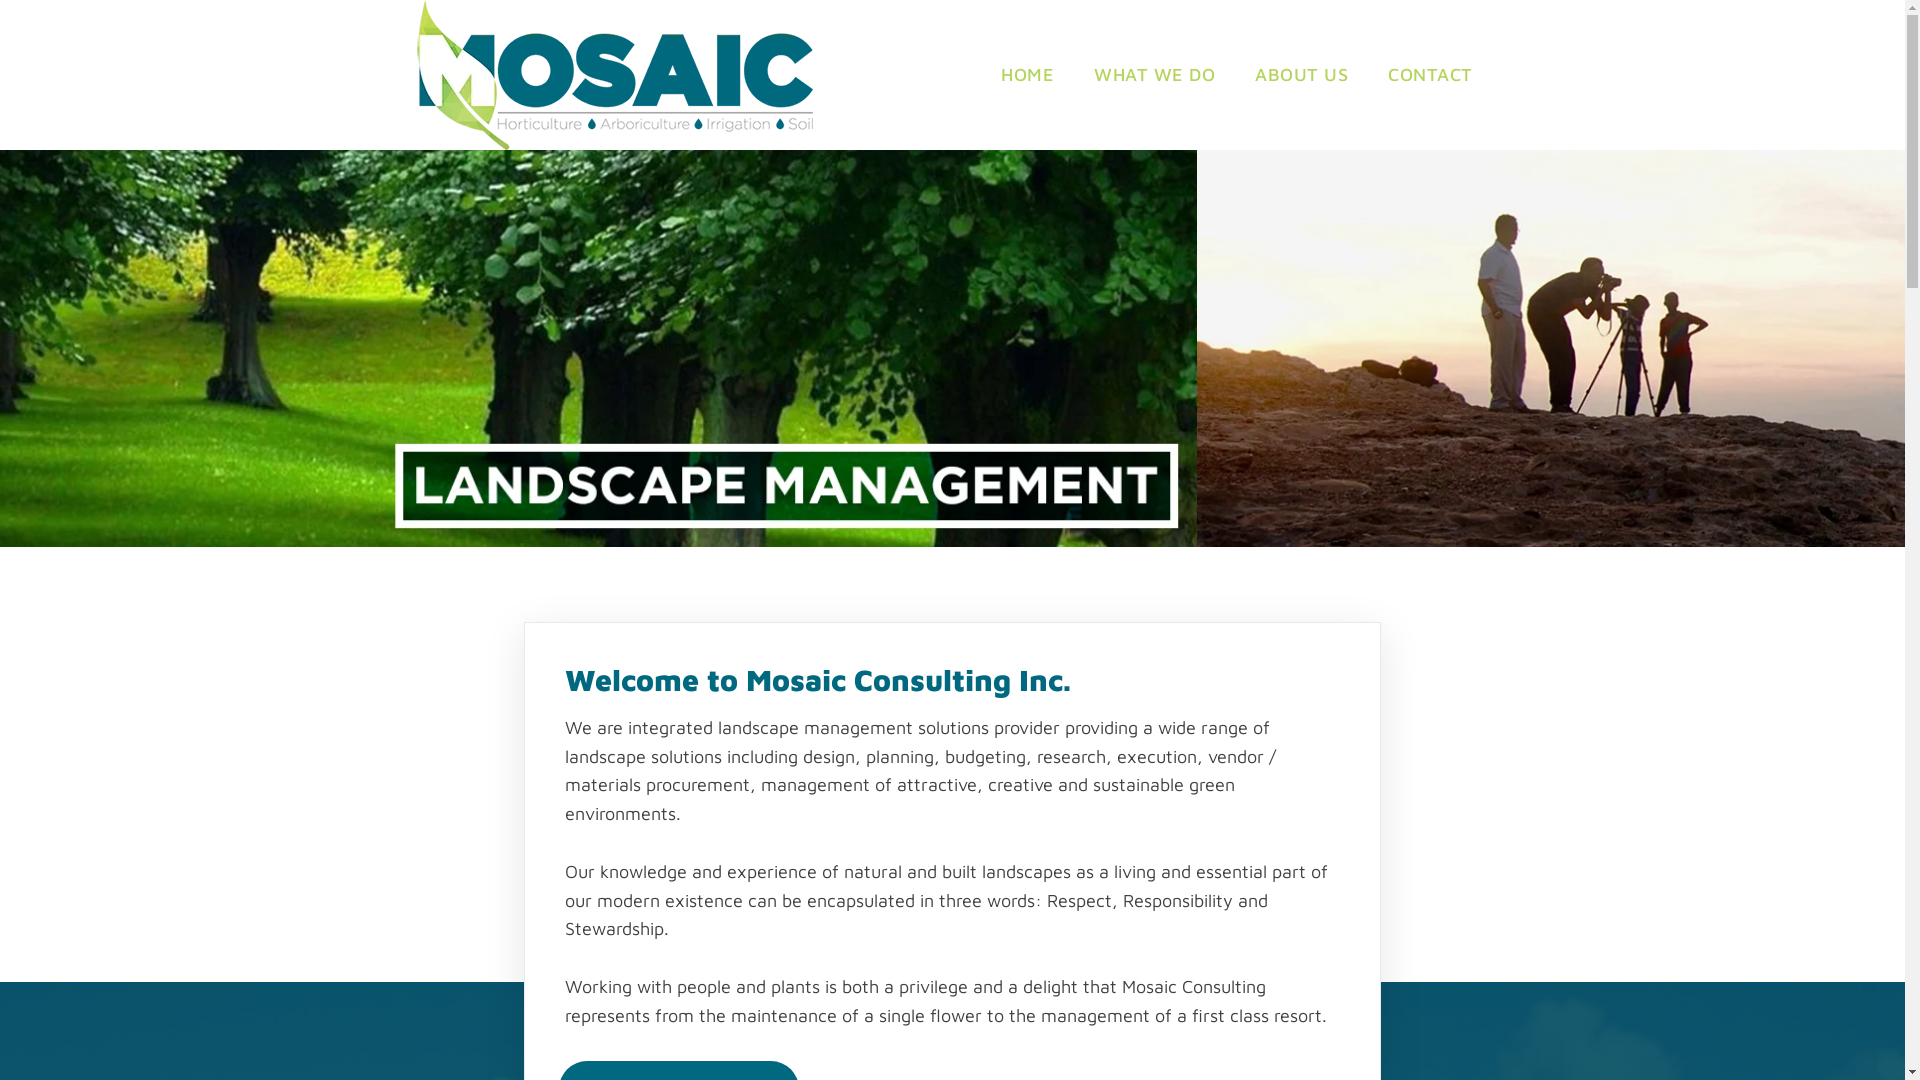 Image resolution: width=1920 pixels, height=1080 pixels. Describe the element at coordinates (1027, 73) in the screenshot. I see `'HOME'` at that location.